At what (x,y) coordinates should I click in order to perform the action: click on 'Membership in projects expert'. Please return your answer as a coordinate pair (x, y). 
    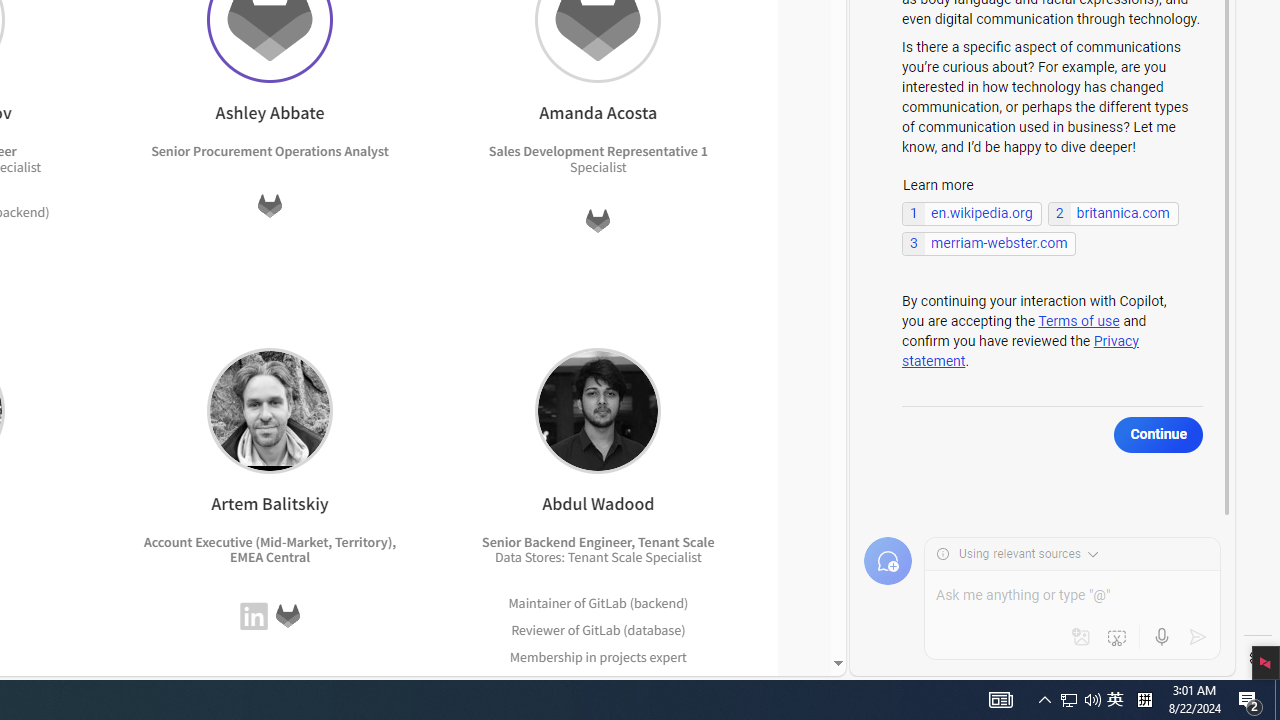
    Looking at the image, I should click on (598, 656).